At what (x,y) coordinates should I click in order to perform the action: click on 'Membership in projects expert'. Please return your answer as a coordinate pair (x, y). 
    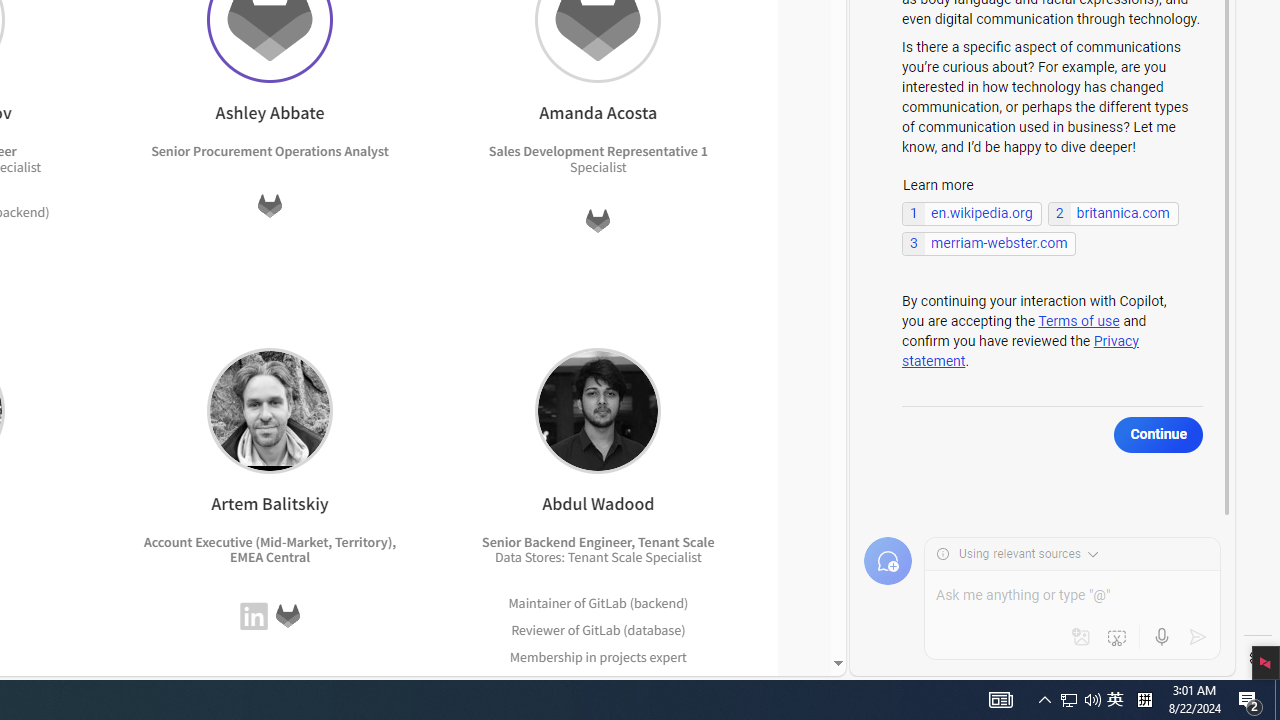
    Looking at the image, I should click on (598, 656).